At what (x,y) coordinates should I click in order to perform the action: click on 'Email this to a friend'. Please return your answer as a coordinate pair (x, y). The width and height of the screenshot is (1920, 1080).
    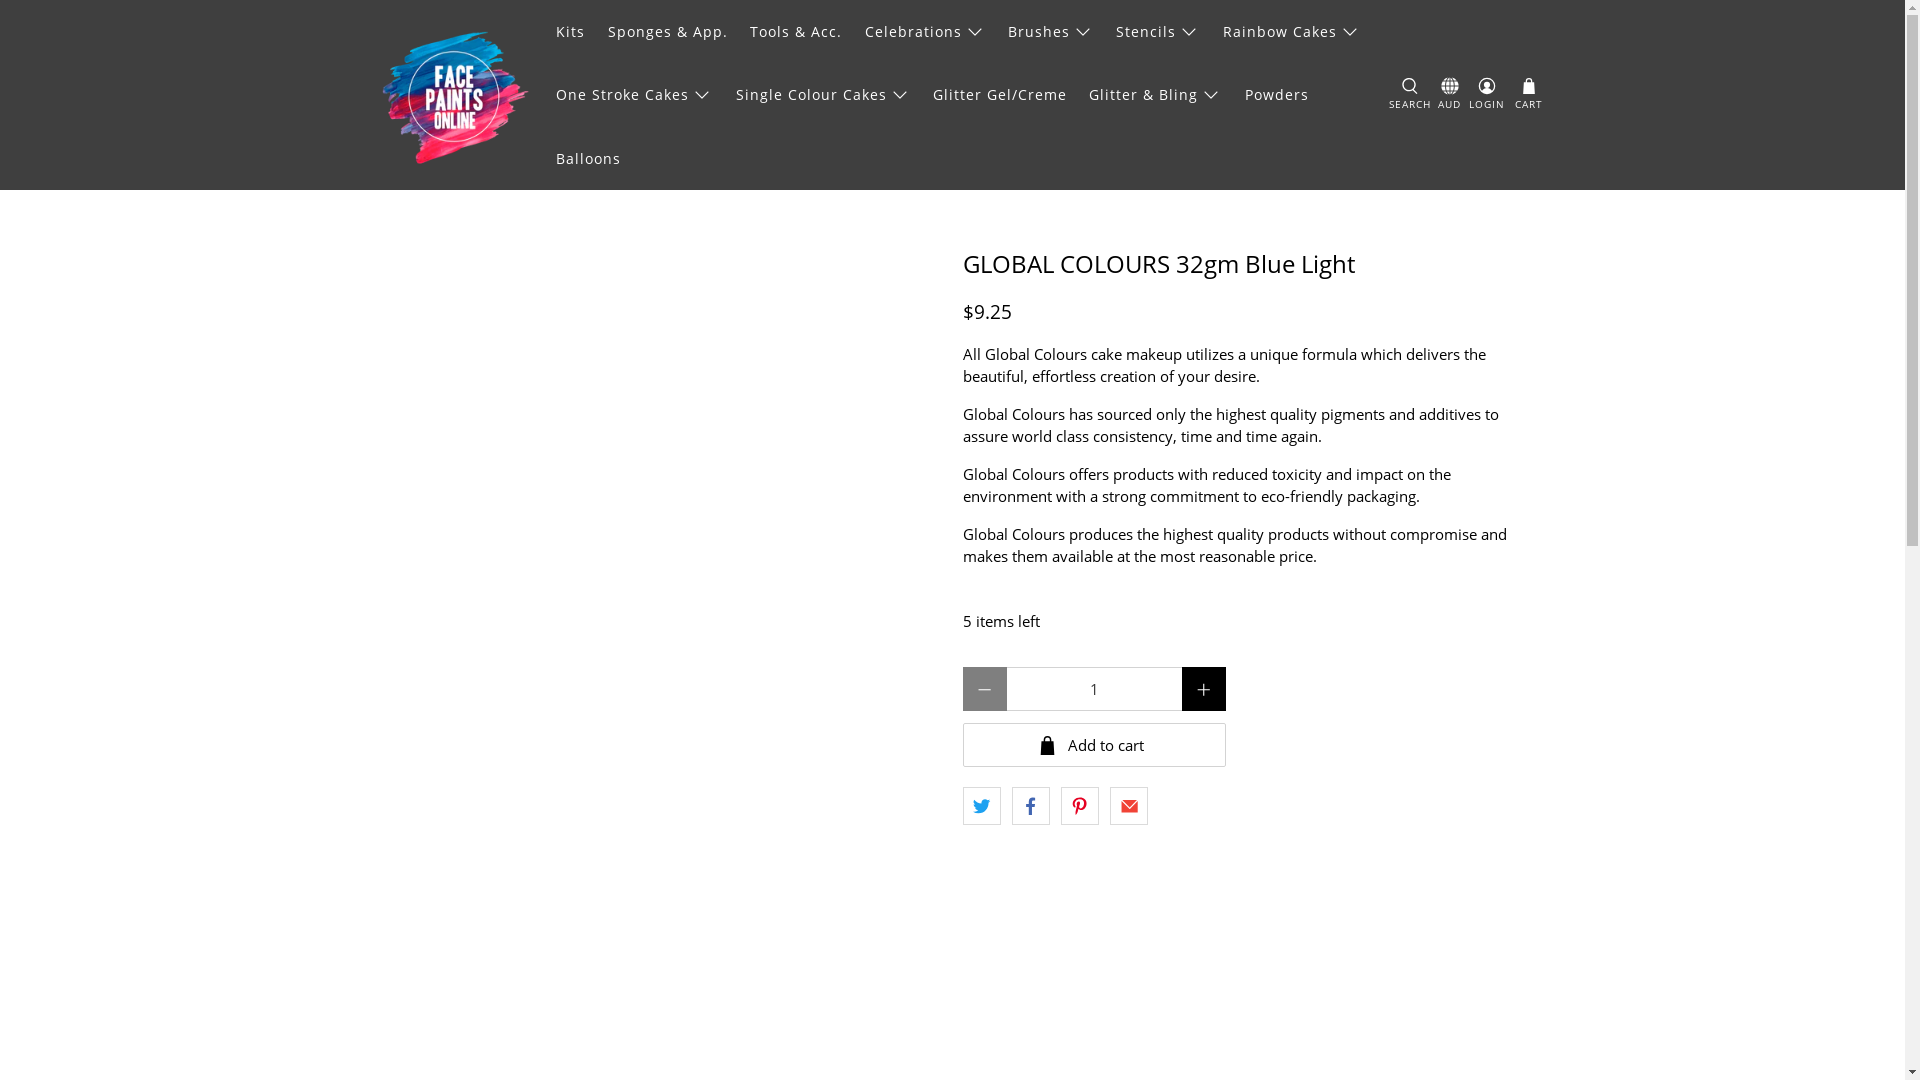
    Looking at the image, I should click on (1128, 805).